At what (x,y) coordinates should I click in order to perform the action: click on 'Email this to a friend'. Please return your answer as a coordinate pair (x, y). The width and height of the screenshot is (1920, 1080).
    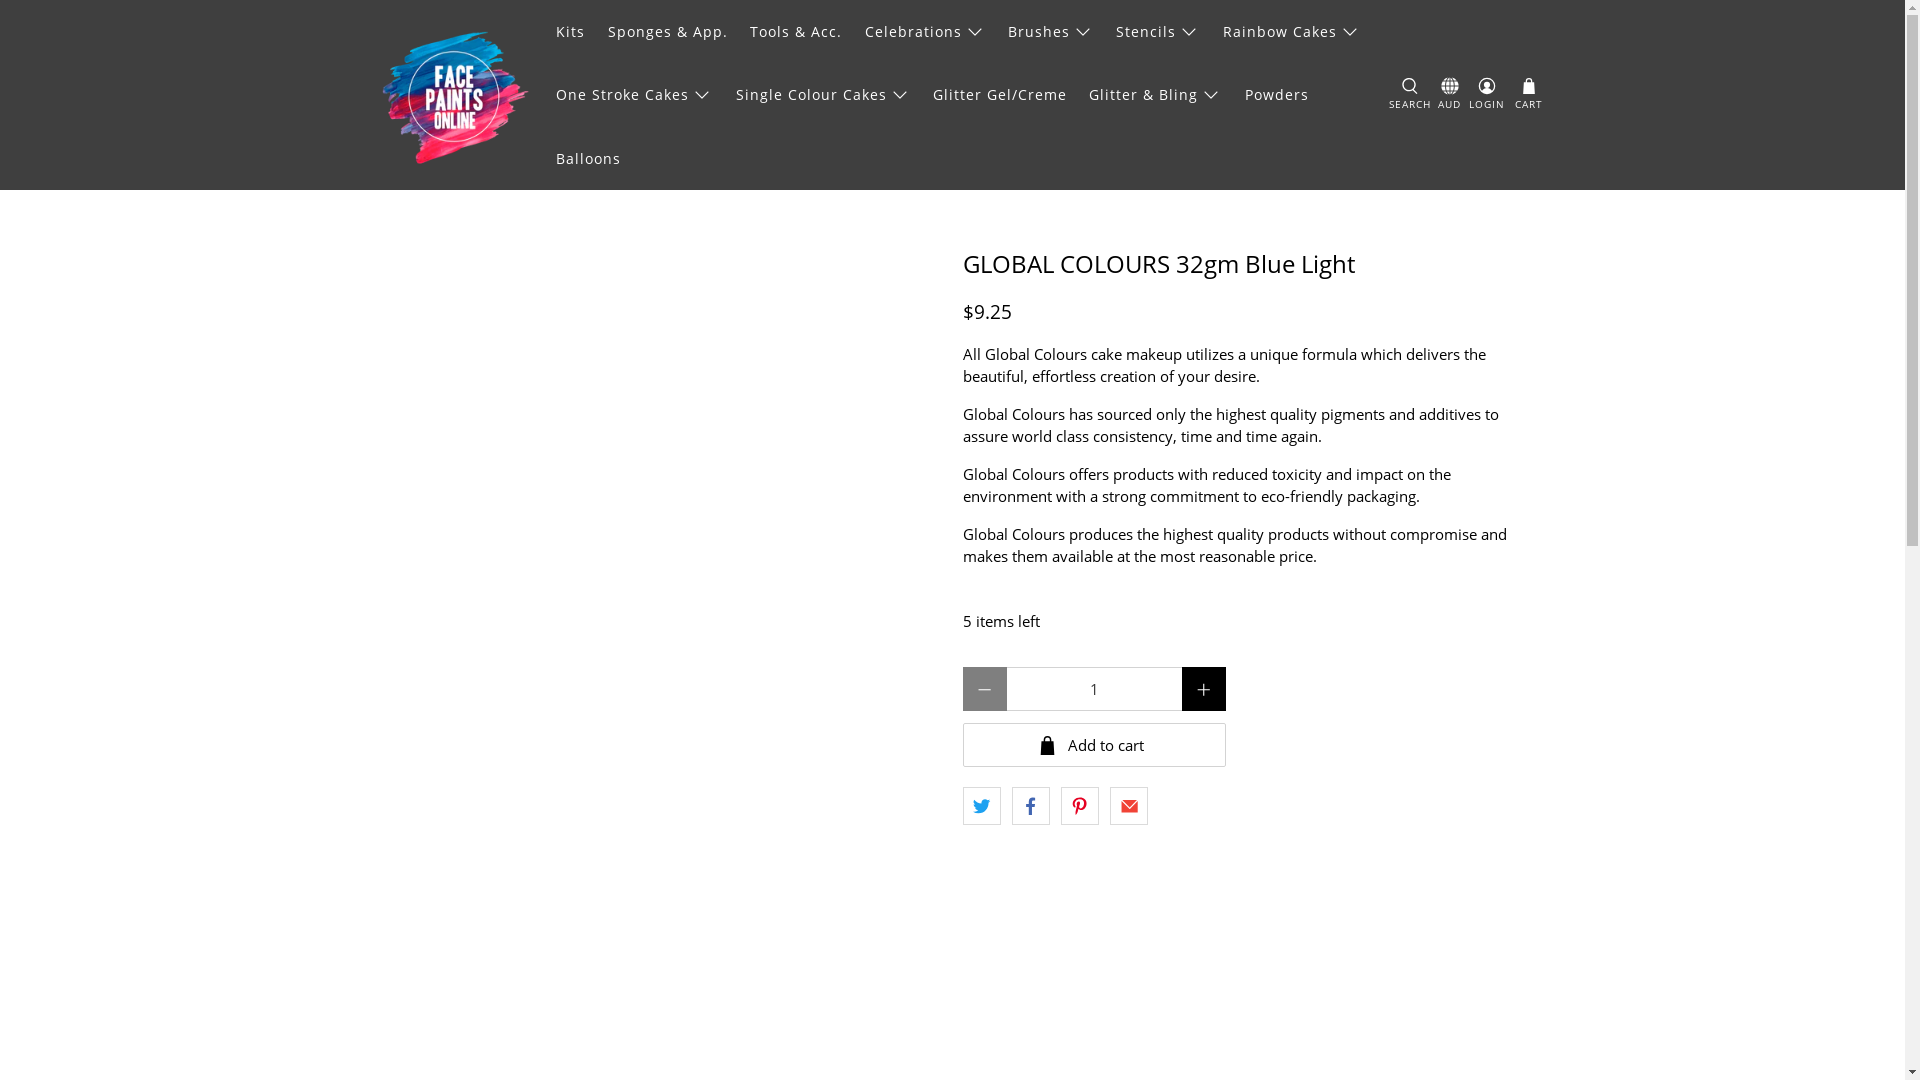
    Looking at the image, I should click on (1128, 805).